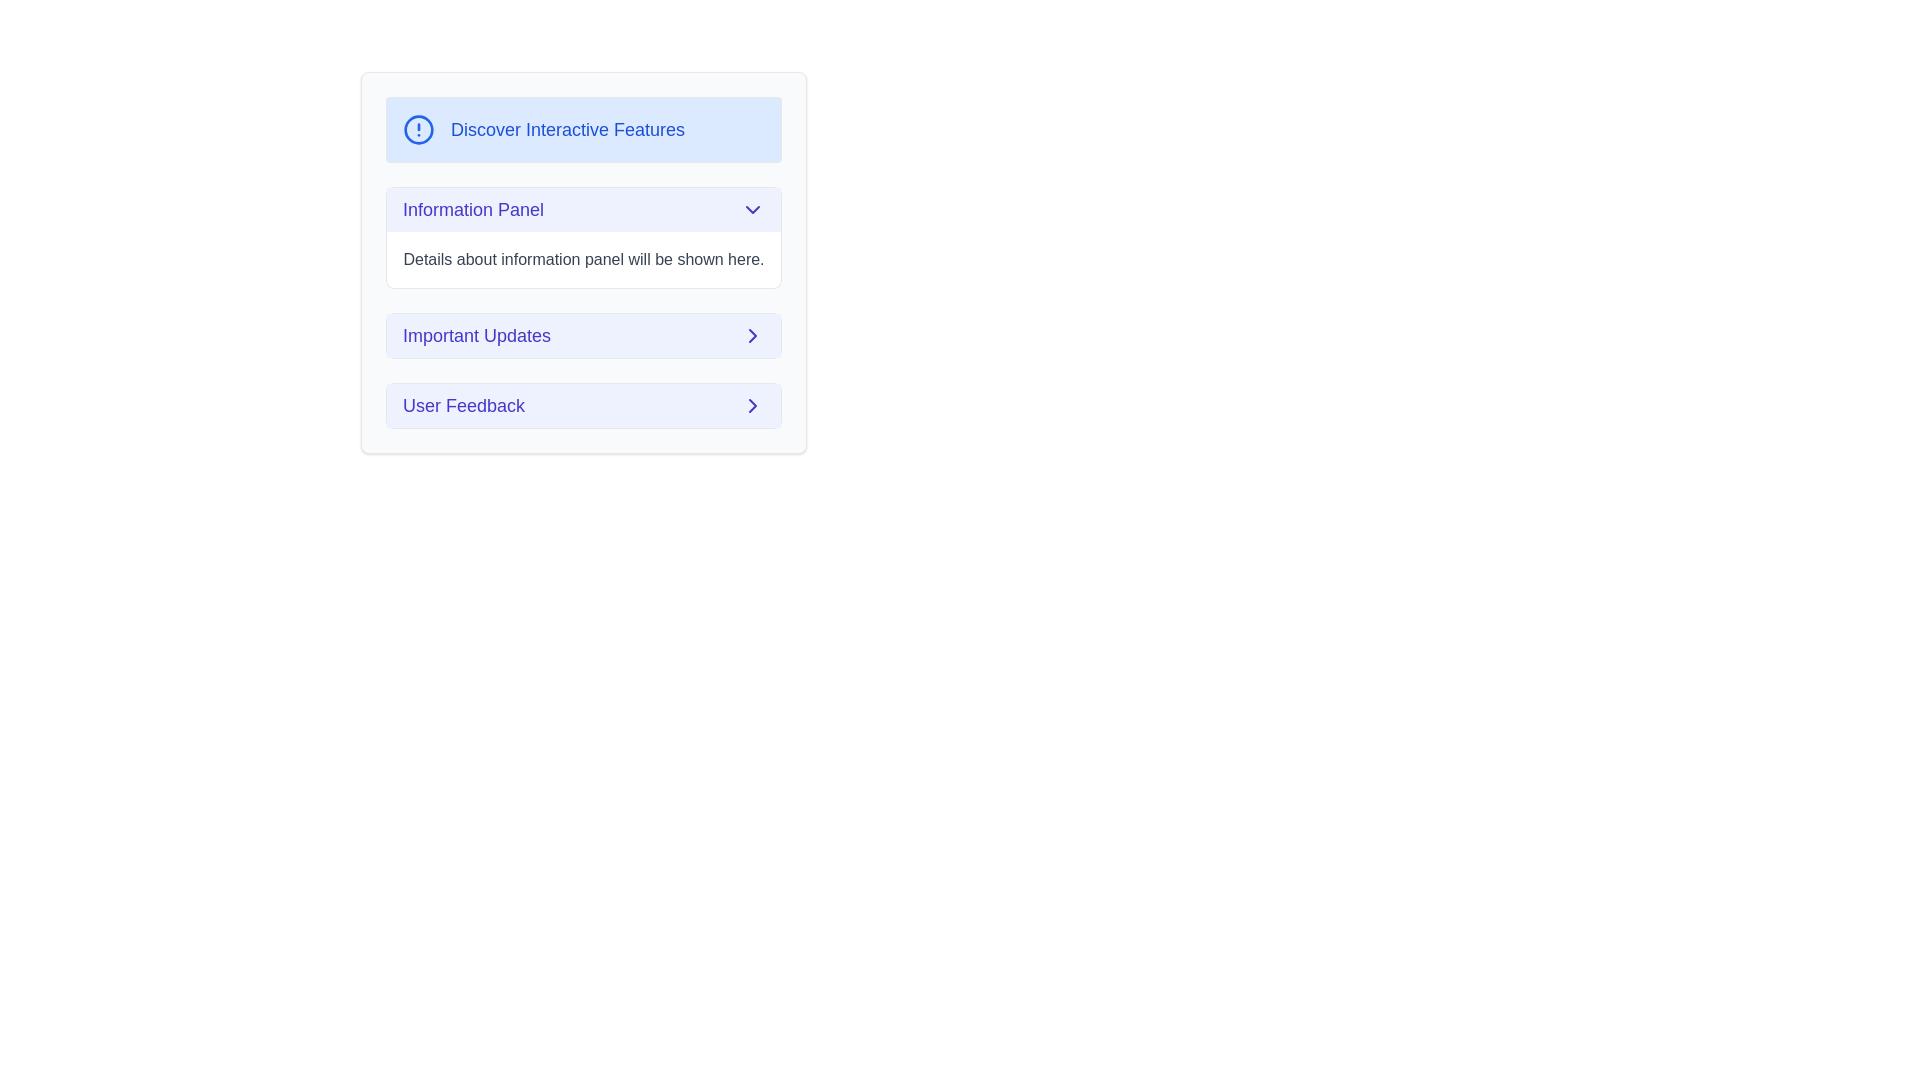  I want to click on the white text display box that contains the text 'Details about information panel will be shown here.' located below the 'Information Panel' header, so click(583, 258).